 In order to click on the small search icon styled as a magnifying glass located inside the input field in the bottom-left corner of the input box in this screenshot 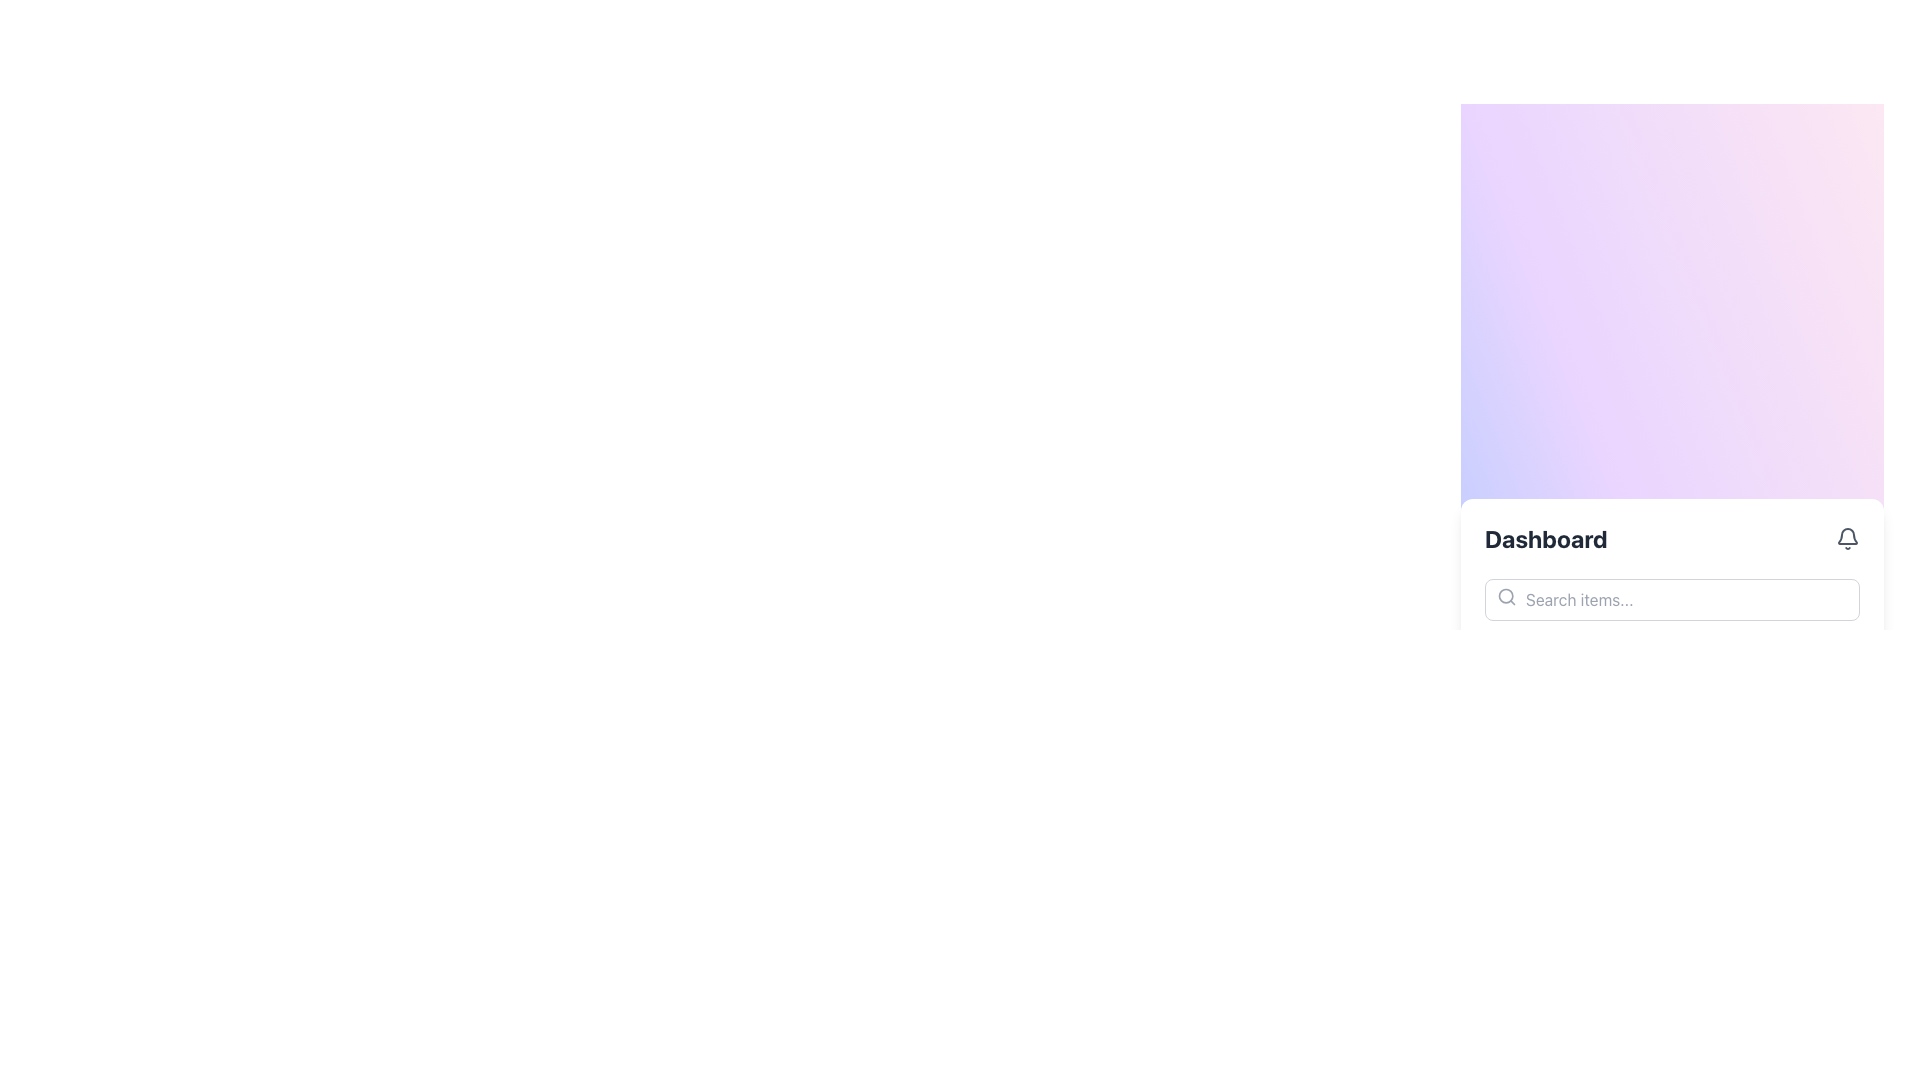, I will do `click(1507, 595)`.